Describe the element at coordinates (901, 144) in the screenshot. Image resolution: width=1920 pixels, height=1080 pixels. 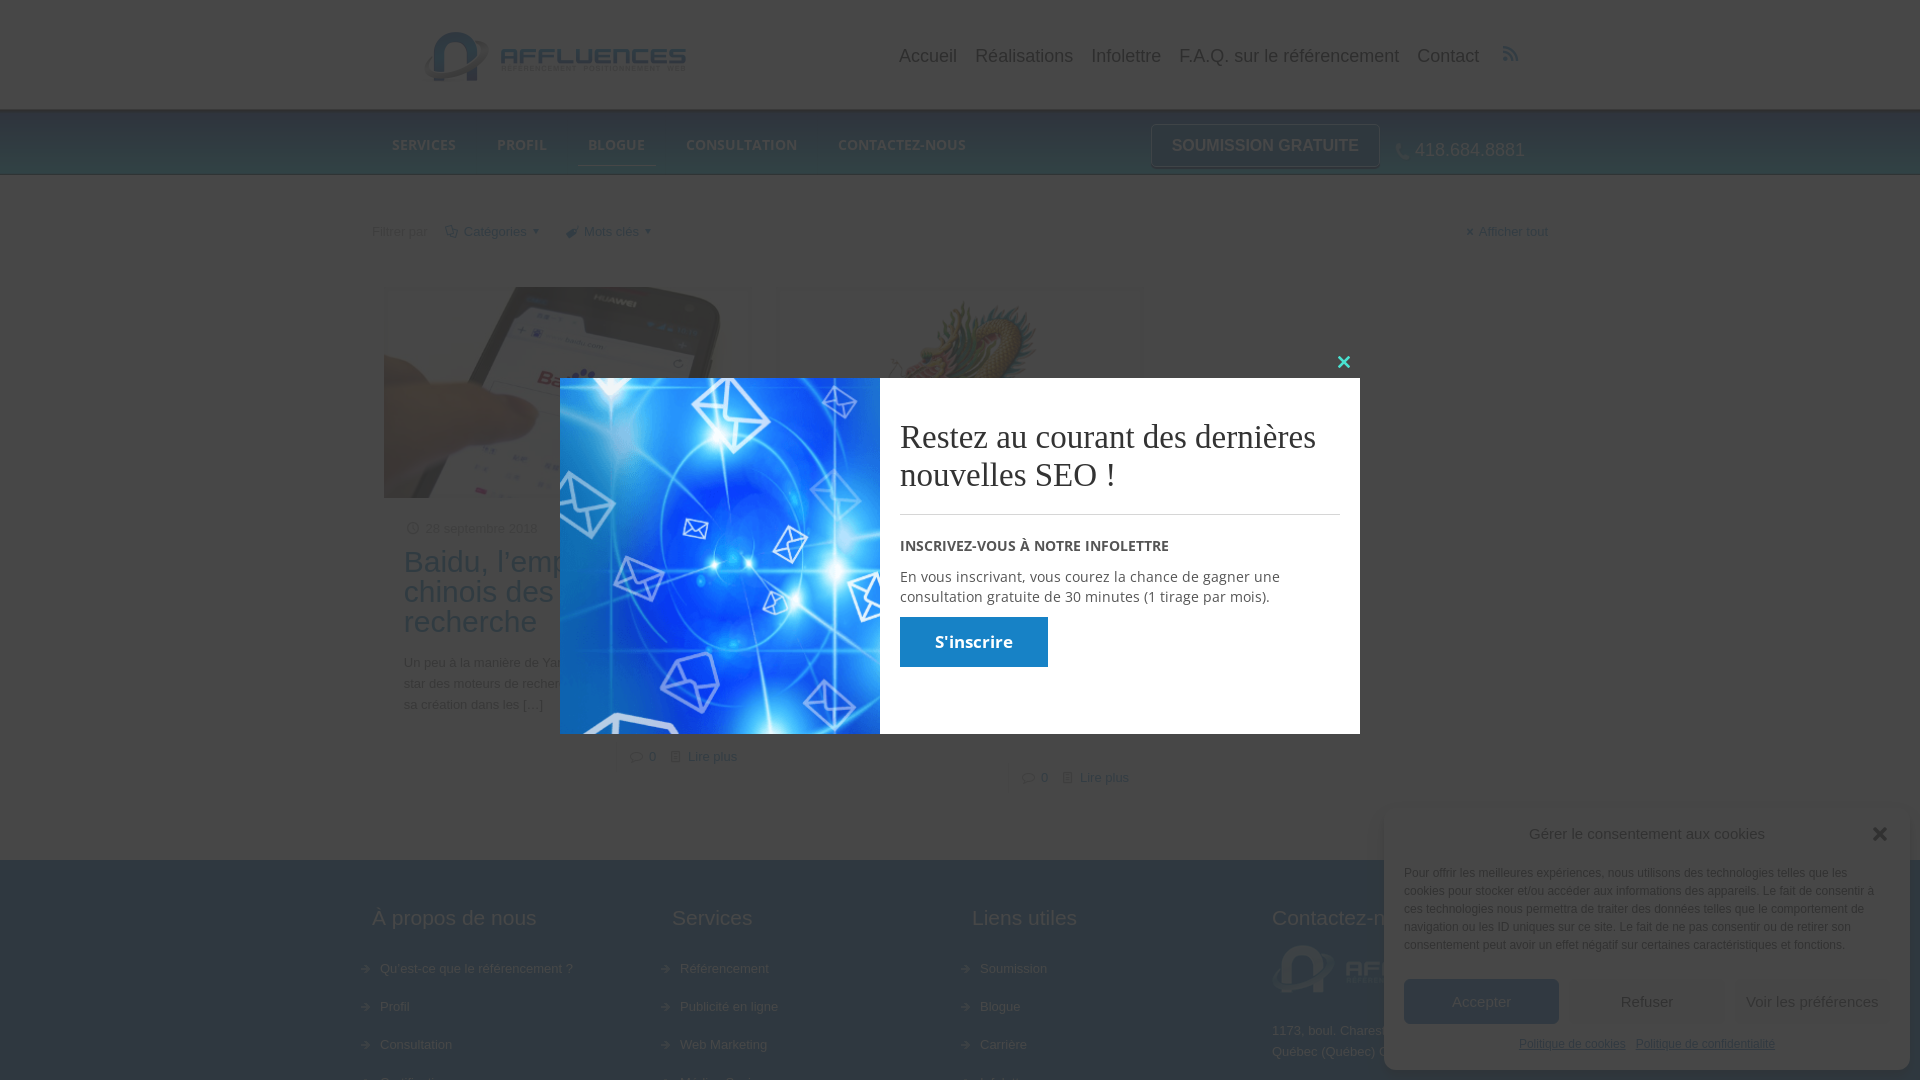
I see `'CONTACTEZ-NOUS'` at that location.